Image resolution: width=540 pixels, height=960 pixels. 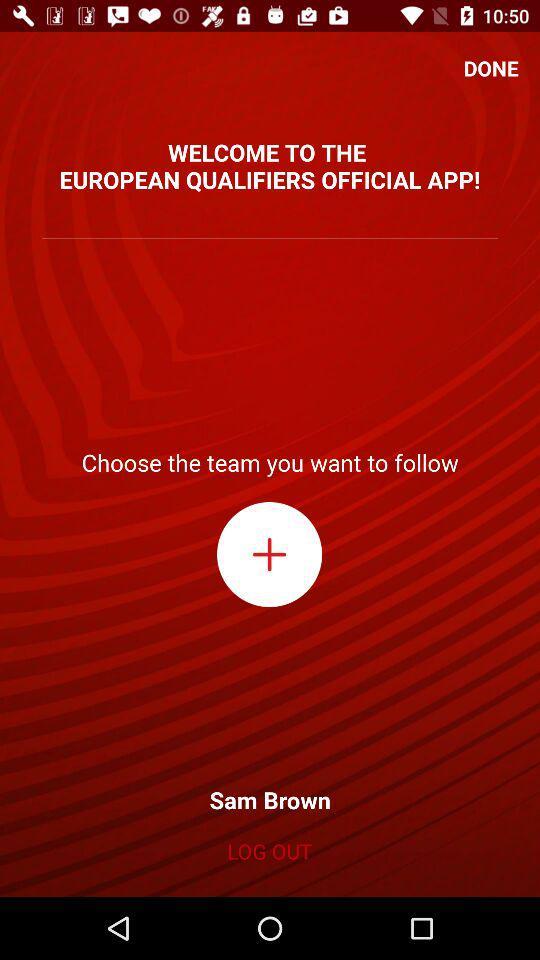 I want to click on new team, so click(x=269, y=554).